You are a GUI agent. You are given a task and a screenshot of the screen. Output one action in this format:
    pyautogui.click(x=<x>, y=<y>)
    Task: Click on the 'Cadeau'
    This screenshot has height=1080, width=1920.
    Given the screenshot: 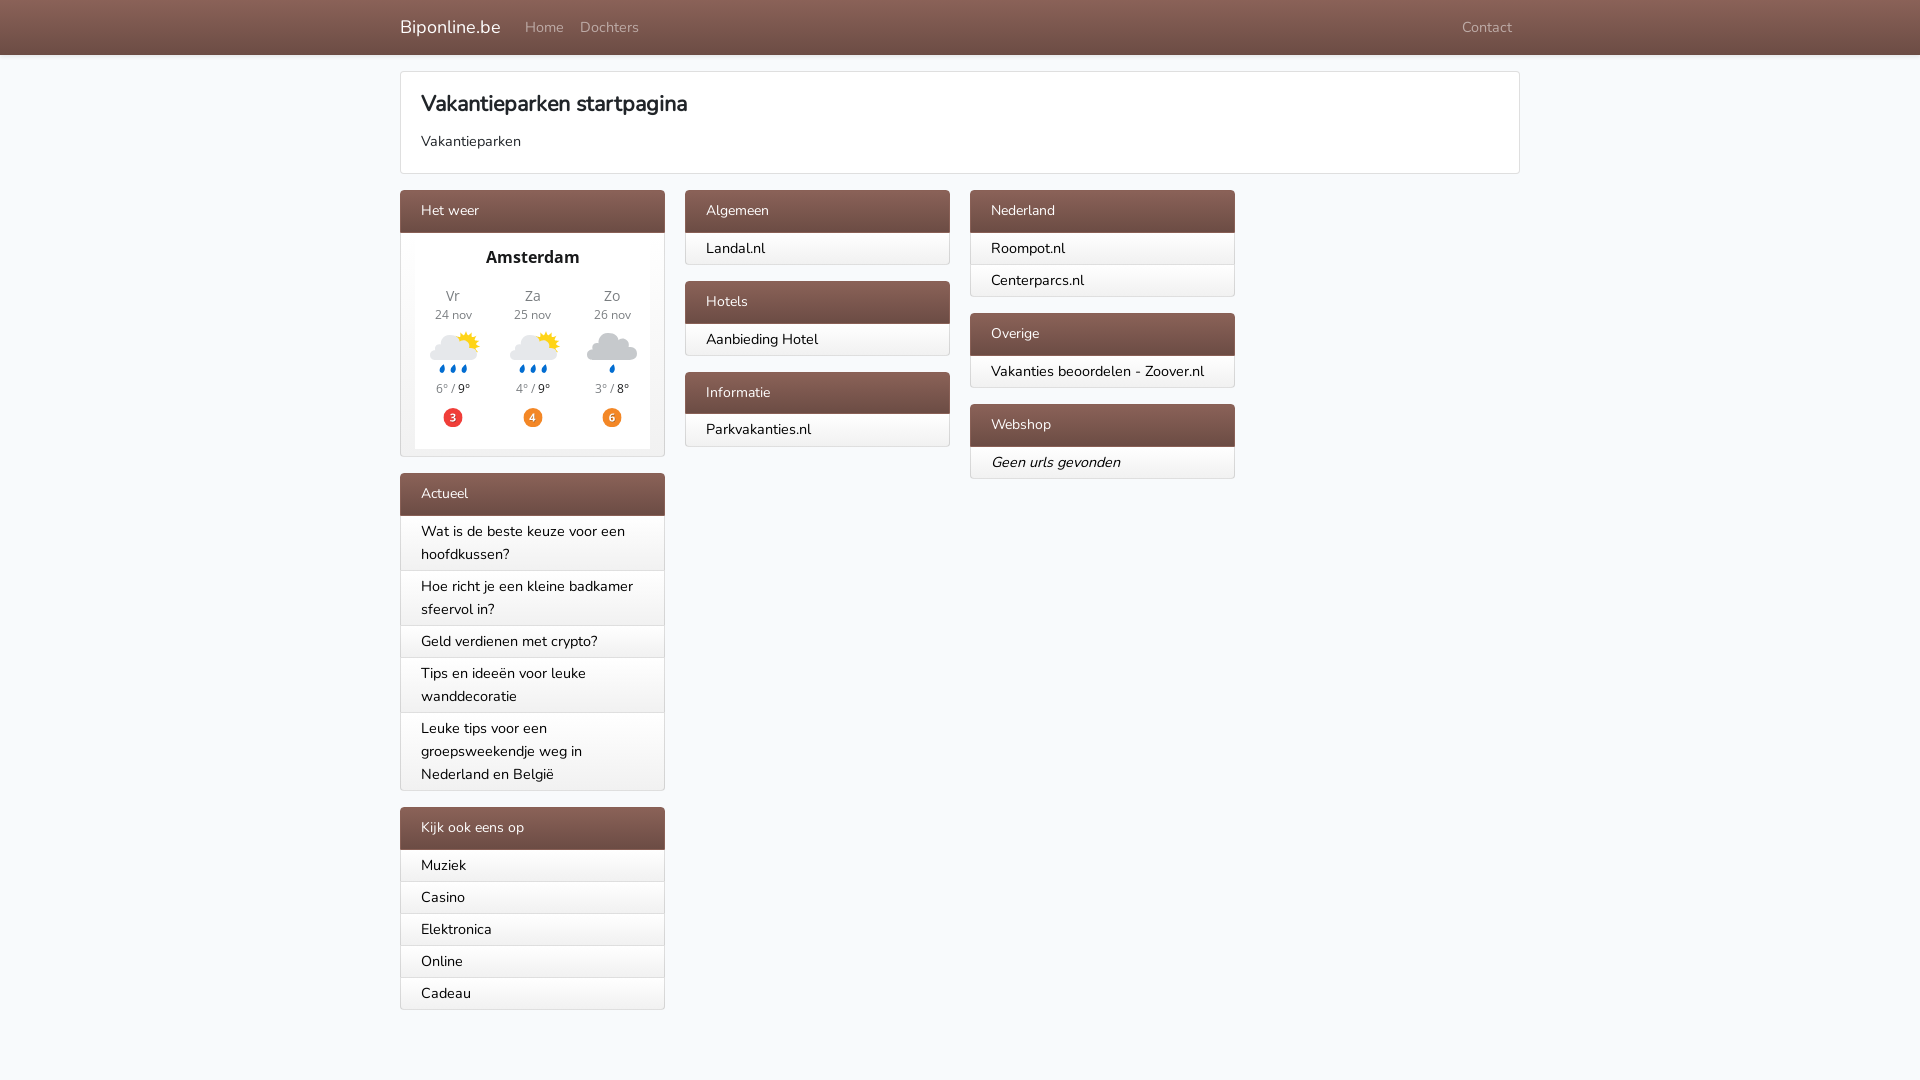 What is the action you would take?
    pyautogui.click(x=532, y=994)
    